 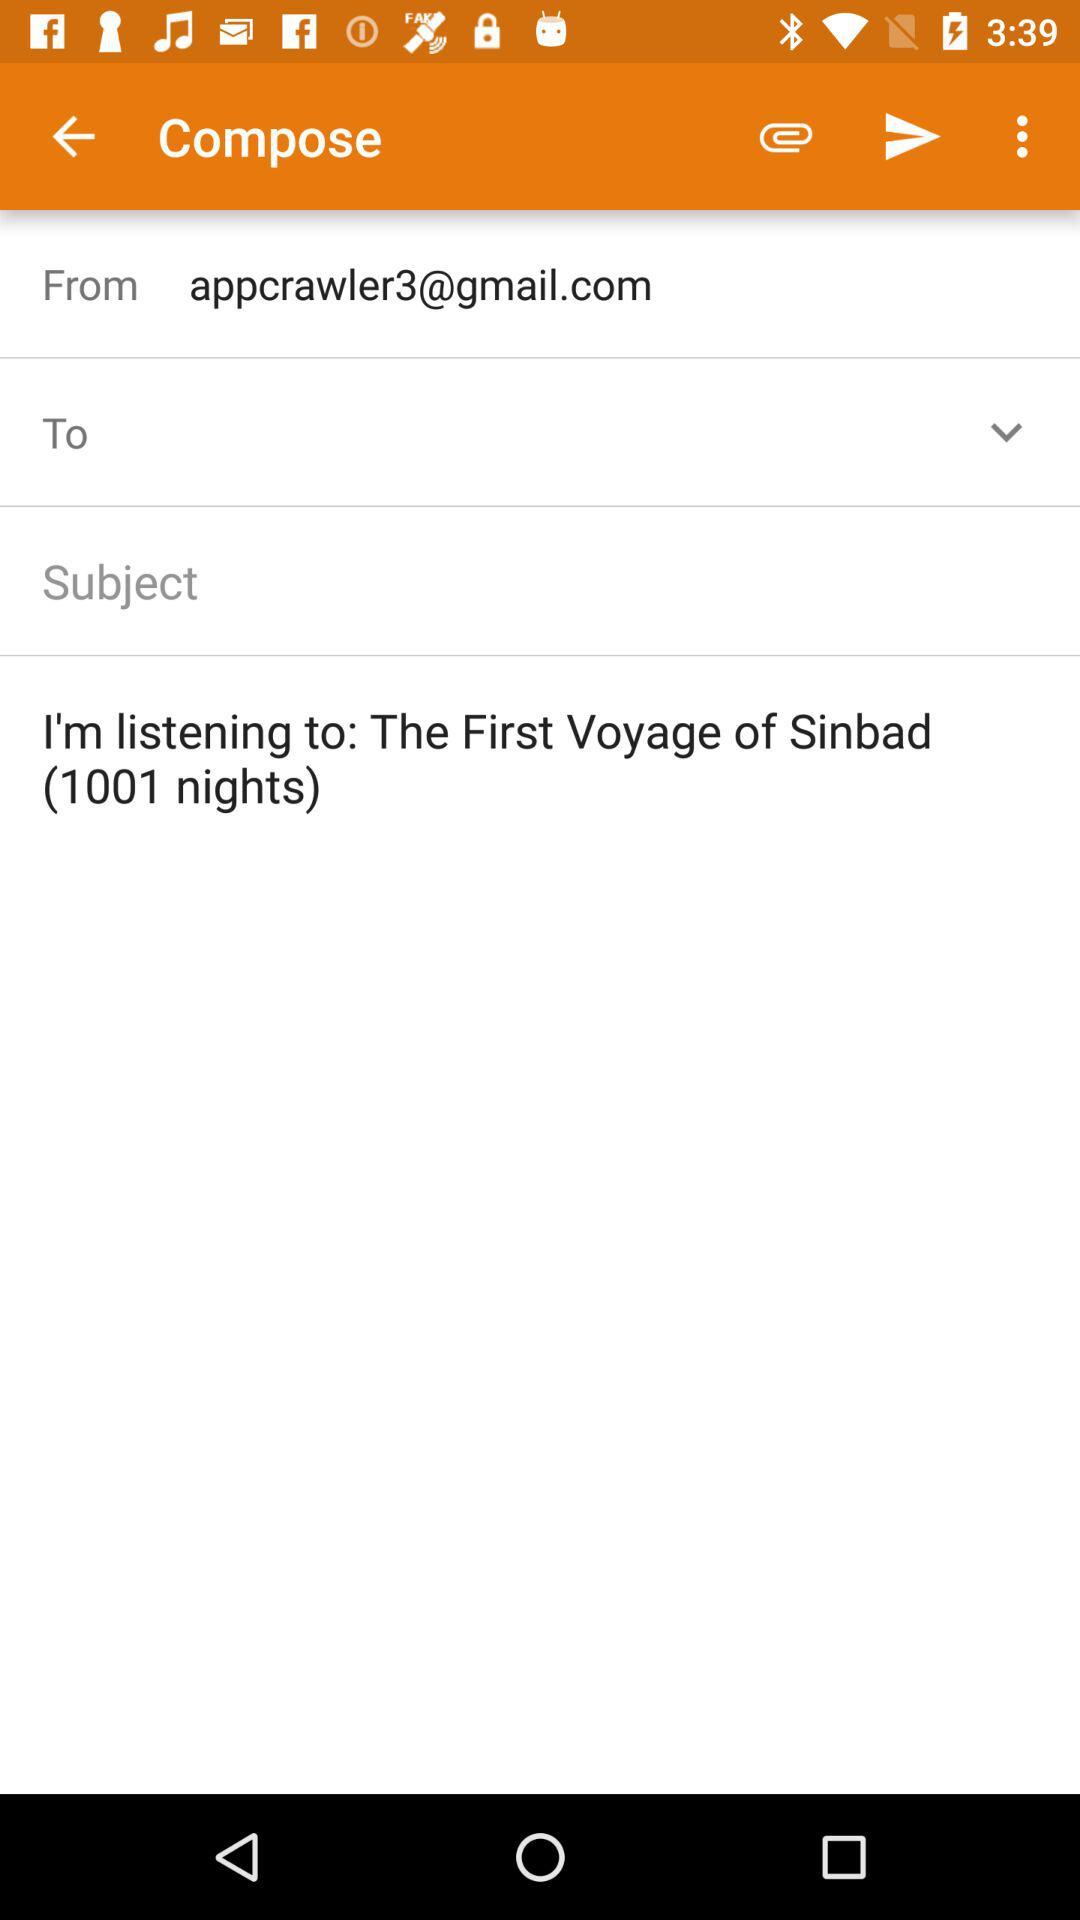 I want to click on item above the appcrawler3@gmail.com icon, so click(x=911, y=135).